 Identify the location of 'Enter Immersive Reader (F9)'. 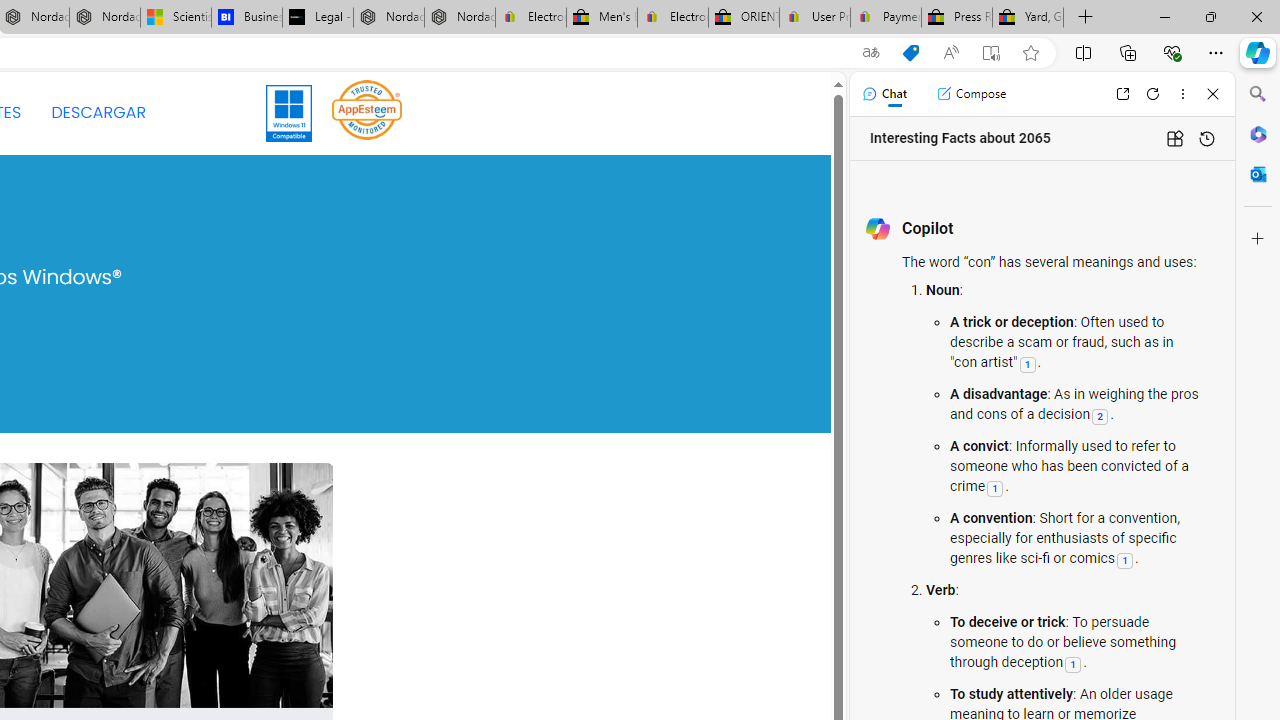
(991, 52).